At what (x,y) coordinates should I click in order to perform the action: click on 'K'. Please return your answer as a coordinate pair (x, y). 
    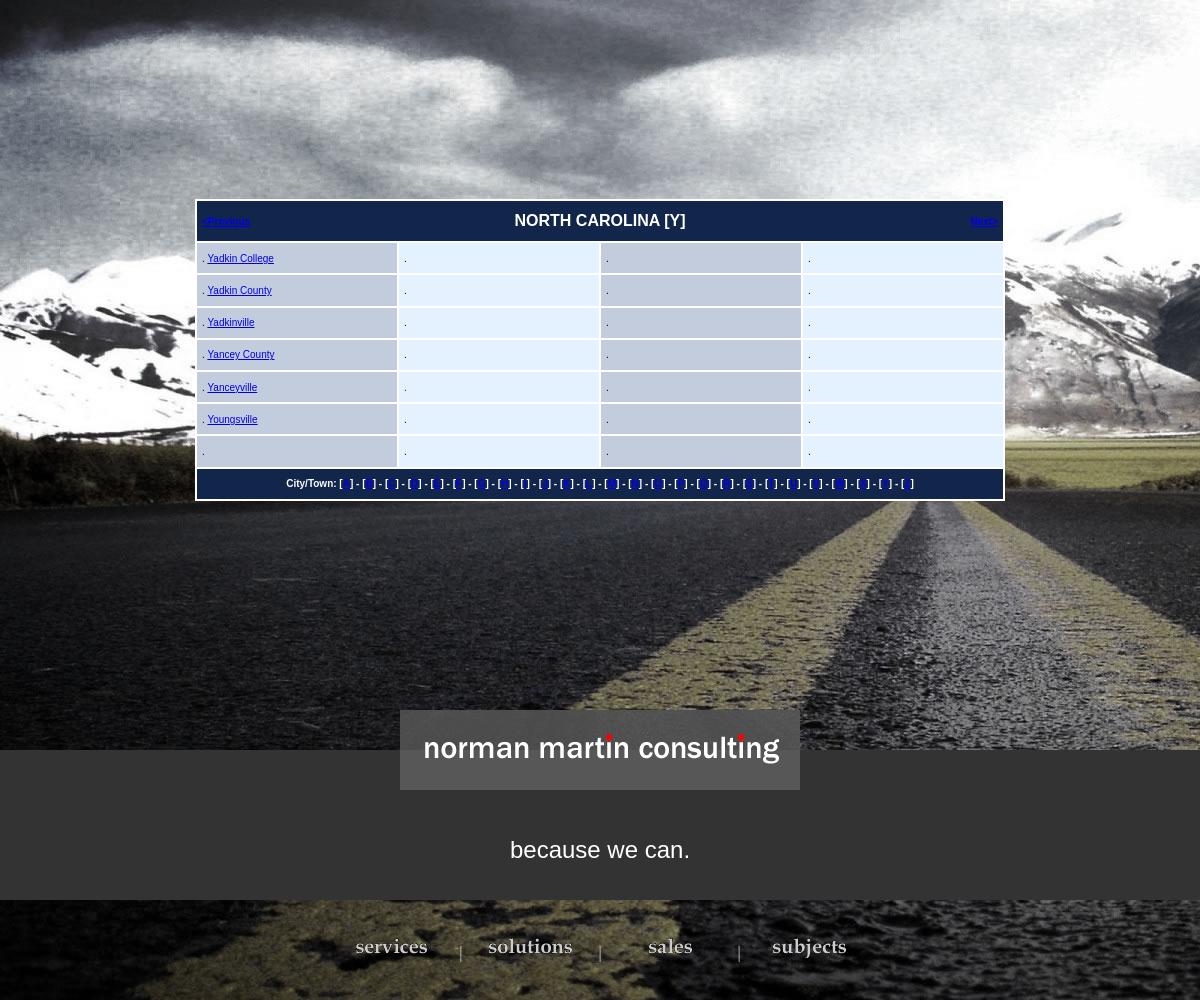
    Looking at the image, I should click on (565, 482).